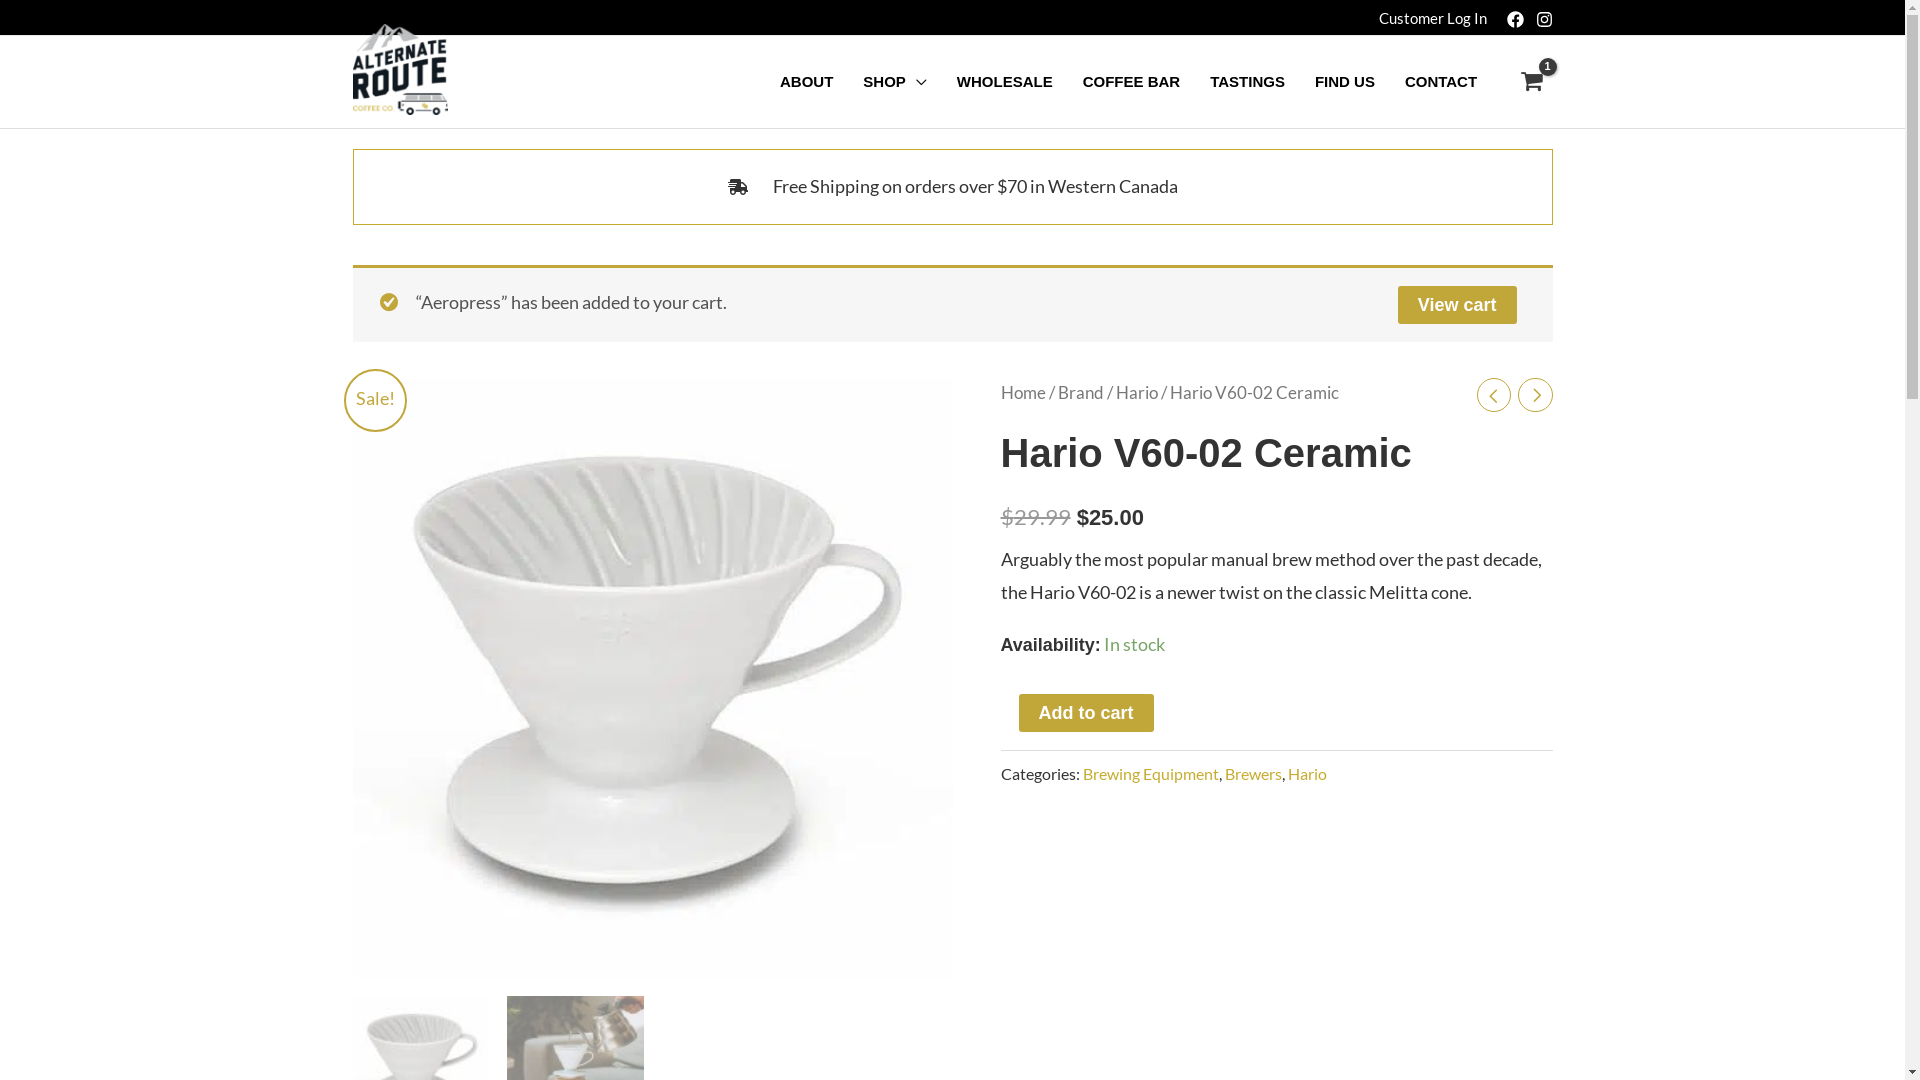  I want to click on 'Customer Log In', so click(1430, 17).